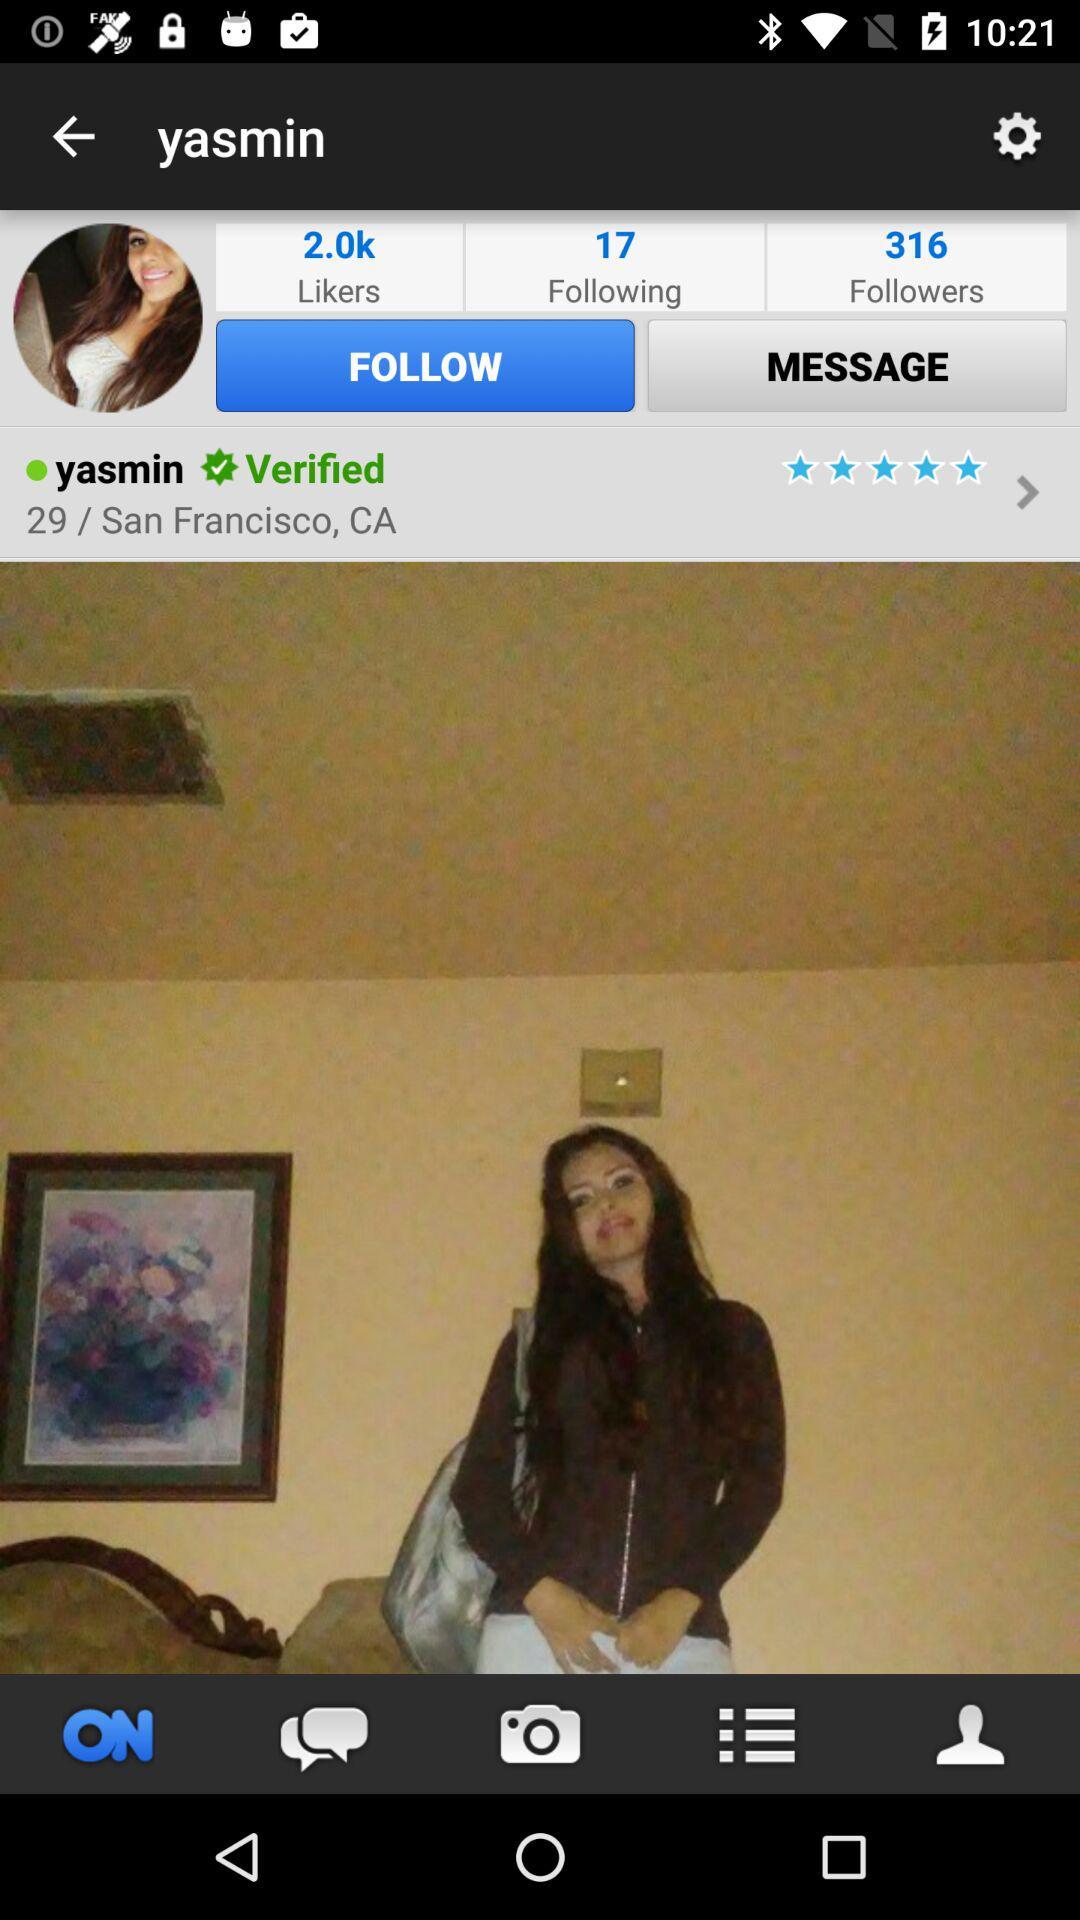 The width and height of the screenshot is (1080, 1920). I want to click on item above 29 san francisco icon, so click(220, 466).